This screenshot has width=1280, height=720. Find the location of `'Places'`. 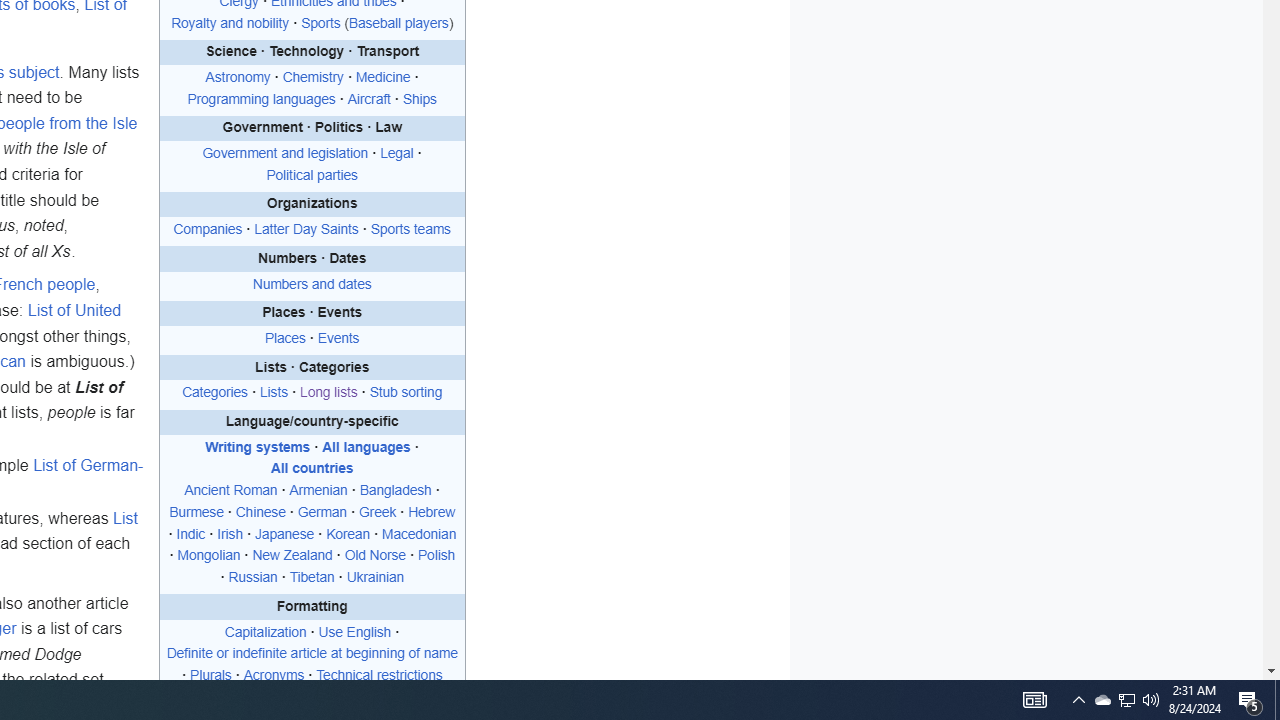

'Places' is located at coordinates (283, 338).